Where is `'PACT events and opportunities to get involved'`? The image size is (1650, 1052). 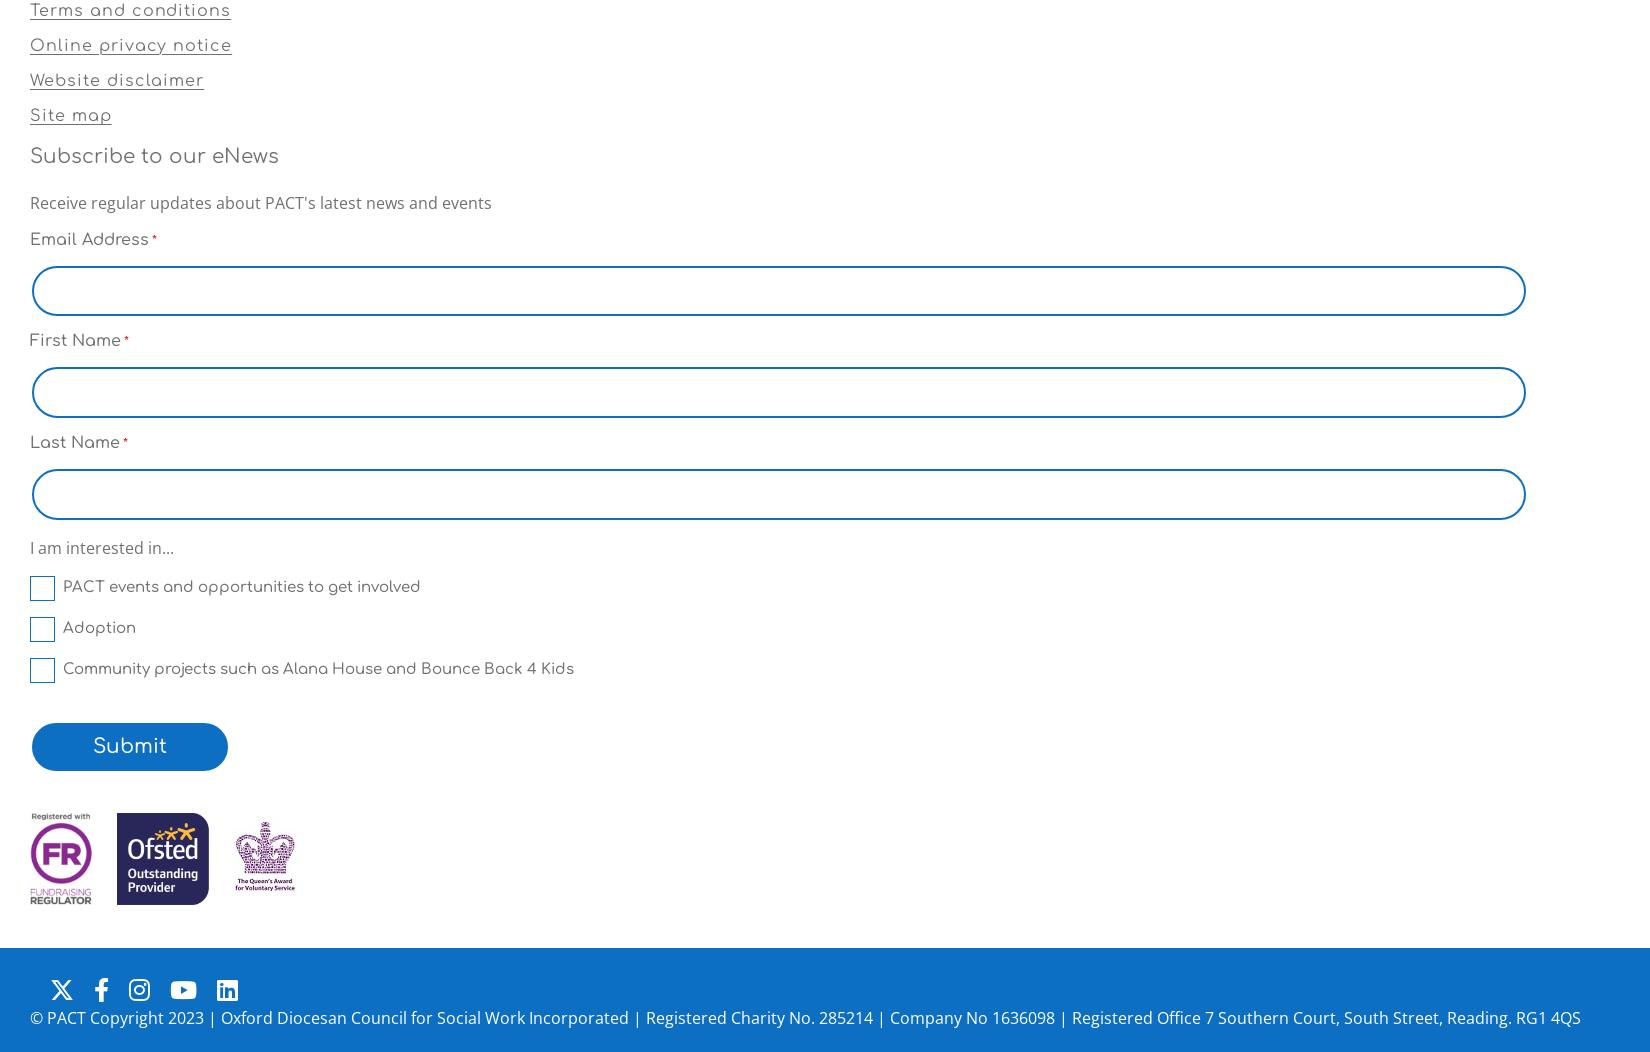 'PACT events and opportunities to get involved' is located at coordinates (242, 586).